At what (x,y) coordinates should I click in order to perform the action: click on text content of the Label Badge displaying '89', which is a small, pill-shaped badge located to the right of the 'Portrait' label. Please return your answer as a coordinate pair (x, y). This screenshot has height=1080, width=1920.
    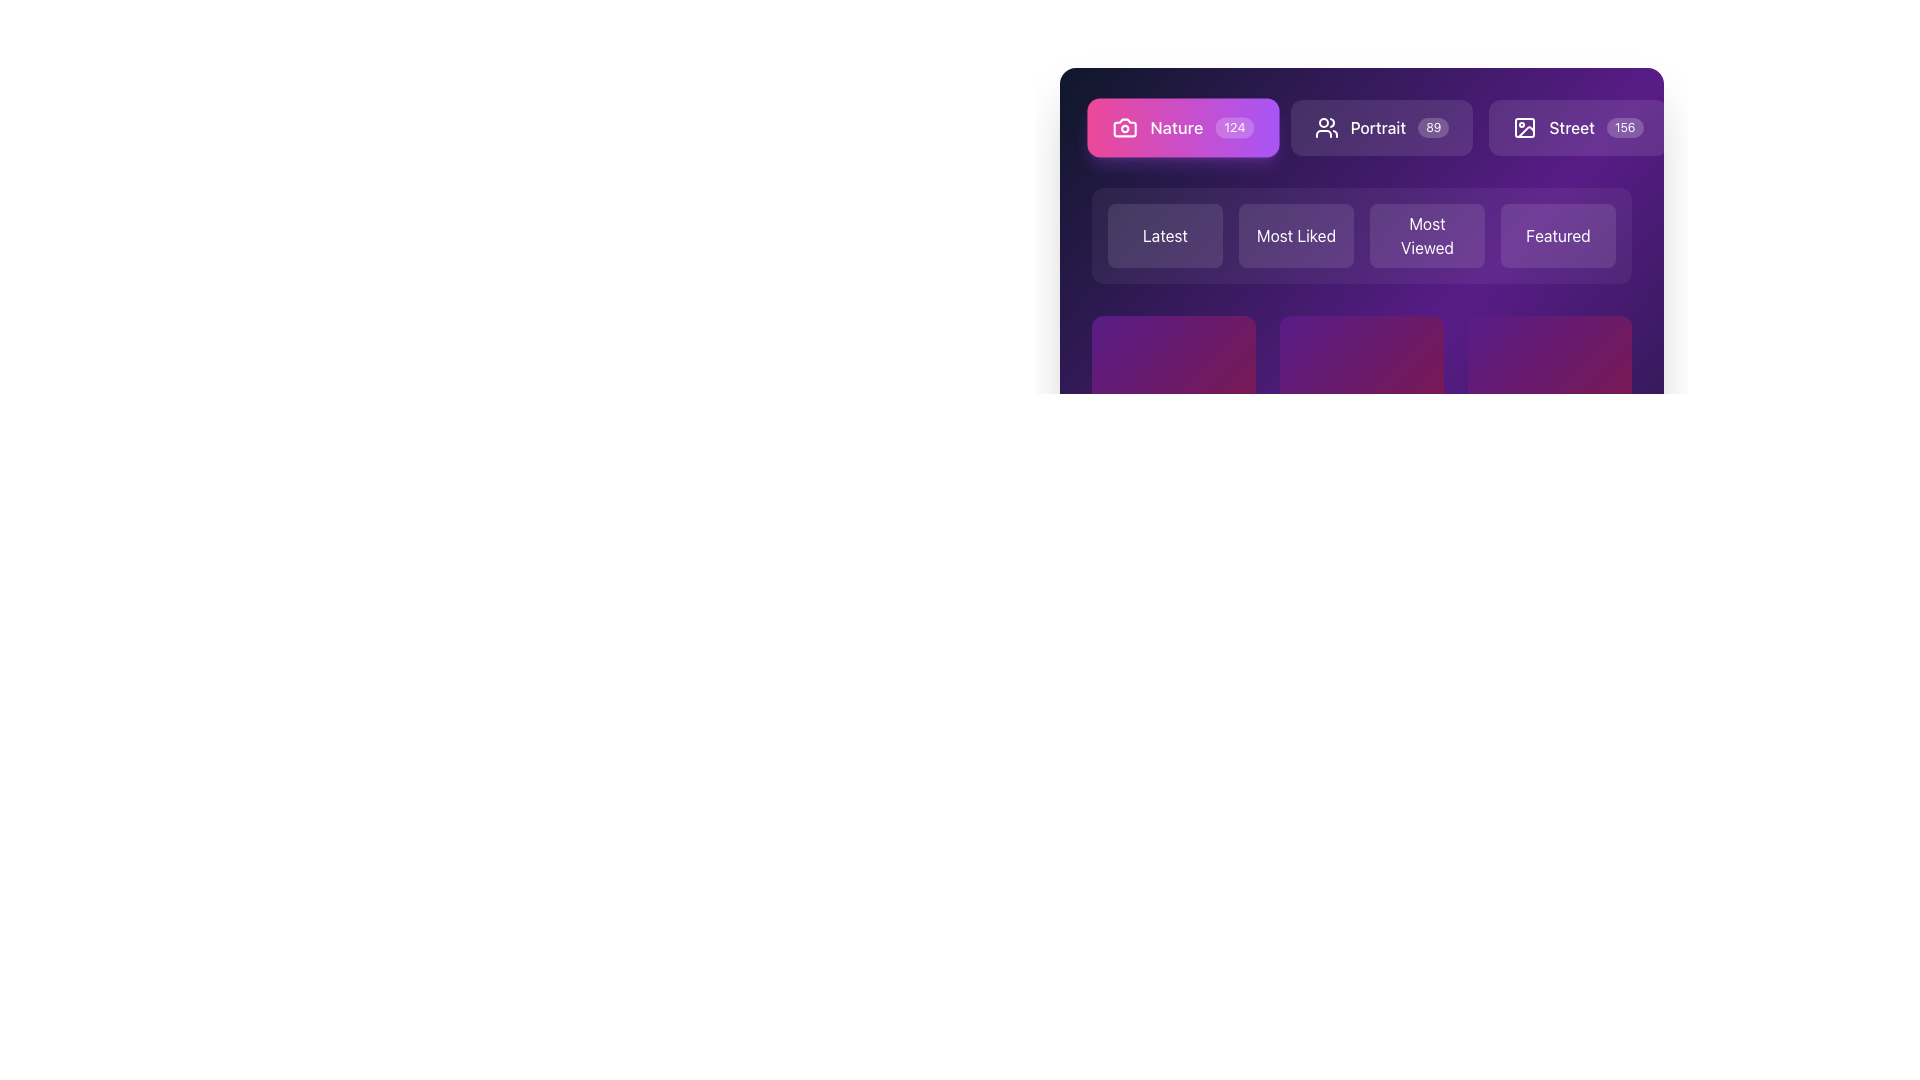
    Looking at the image, I should click on (1432, 127).